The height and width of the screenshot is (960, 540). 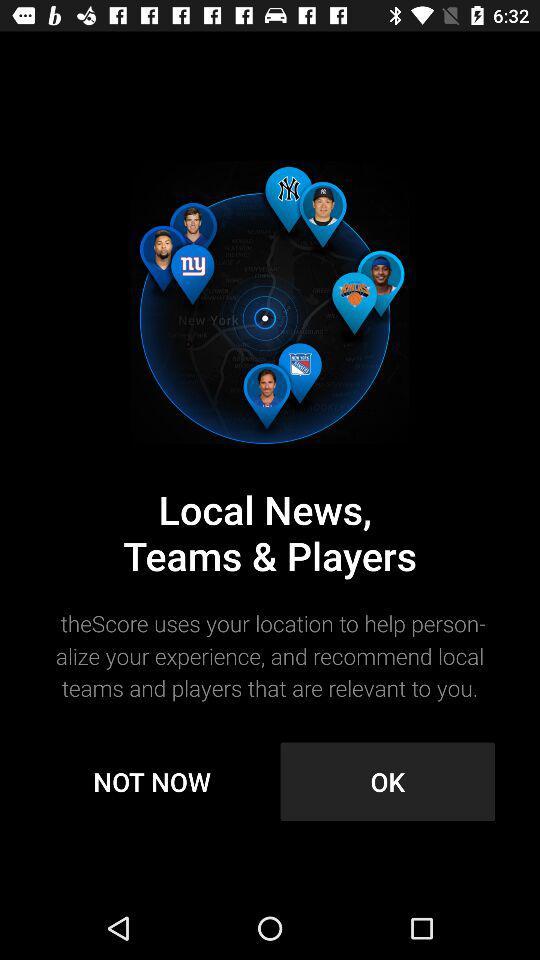 What do you see at coordinates (387, 781) in the screenshot?
I see `item below thescore uses your item` at bounding box center [387, 781].